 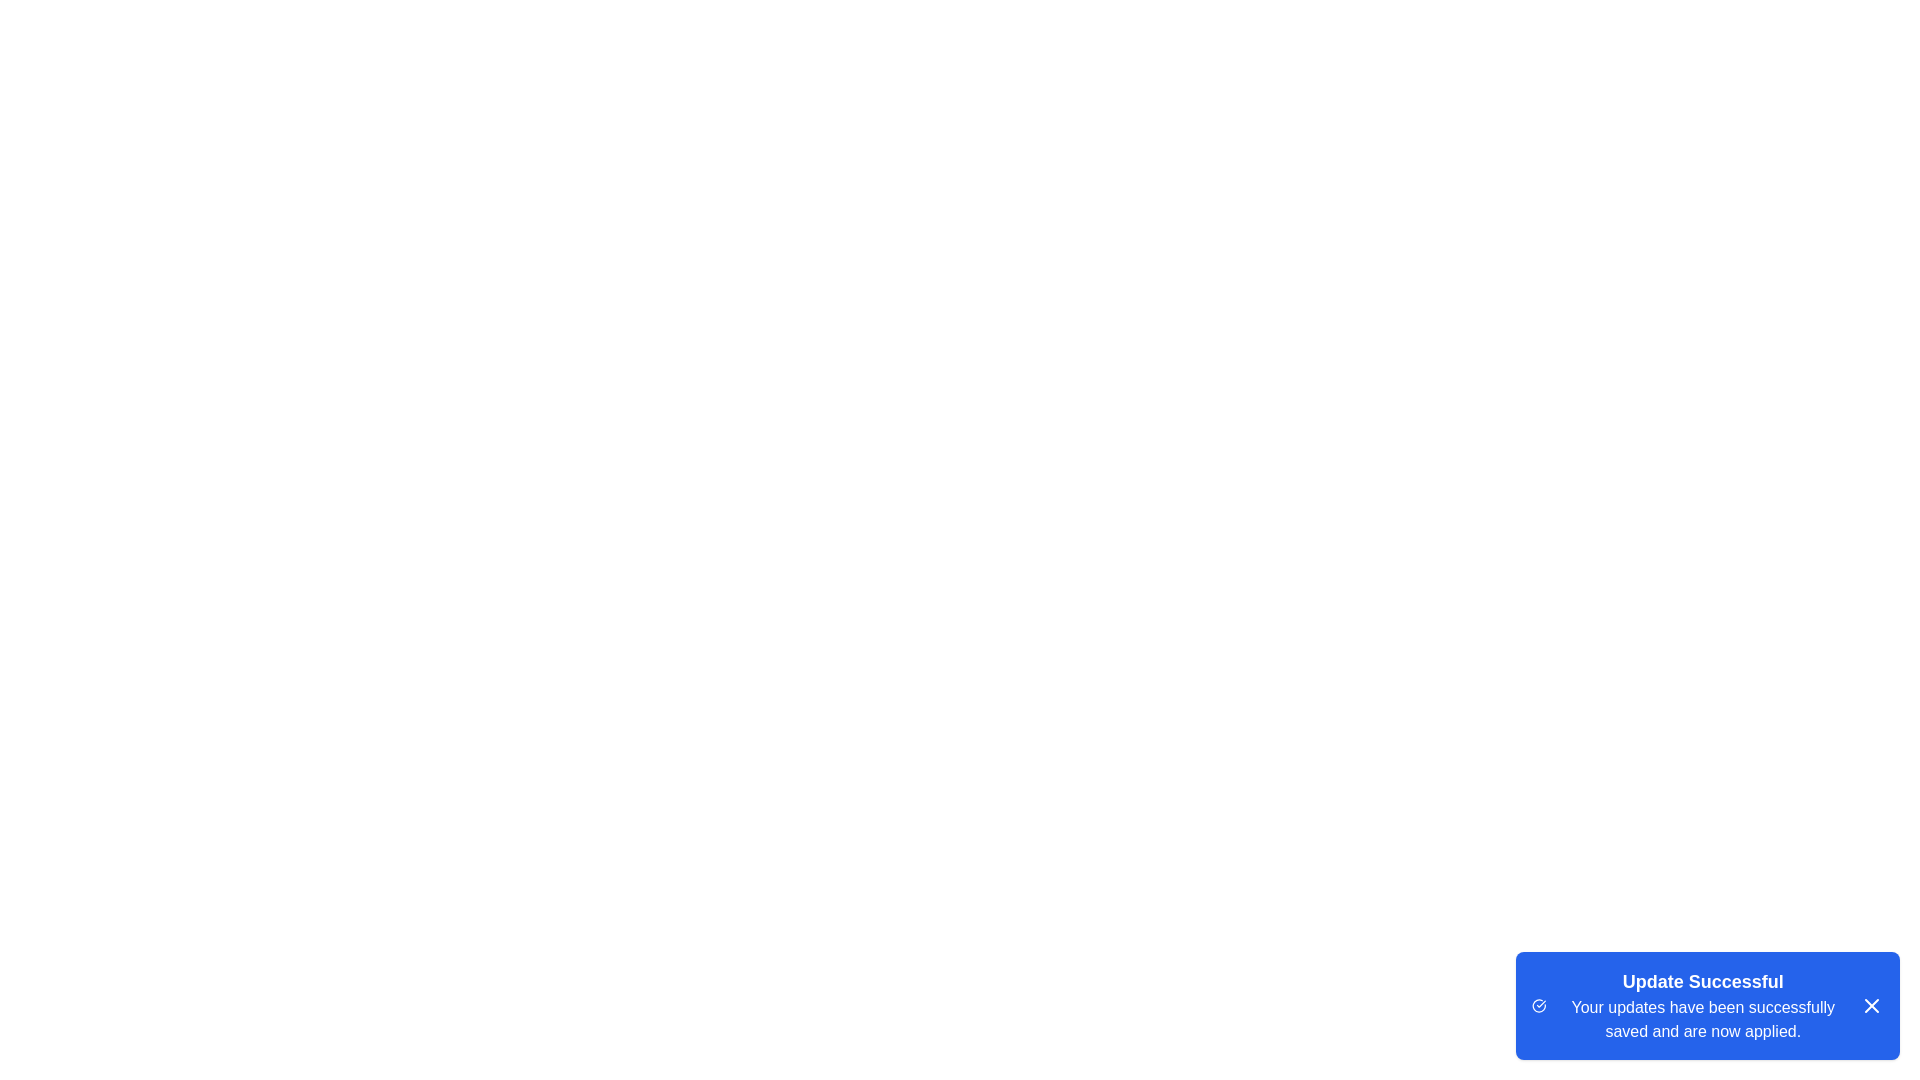 I want to click on the close button of the snackbar to dismiss it, so click(x=1871, y=1006).